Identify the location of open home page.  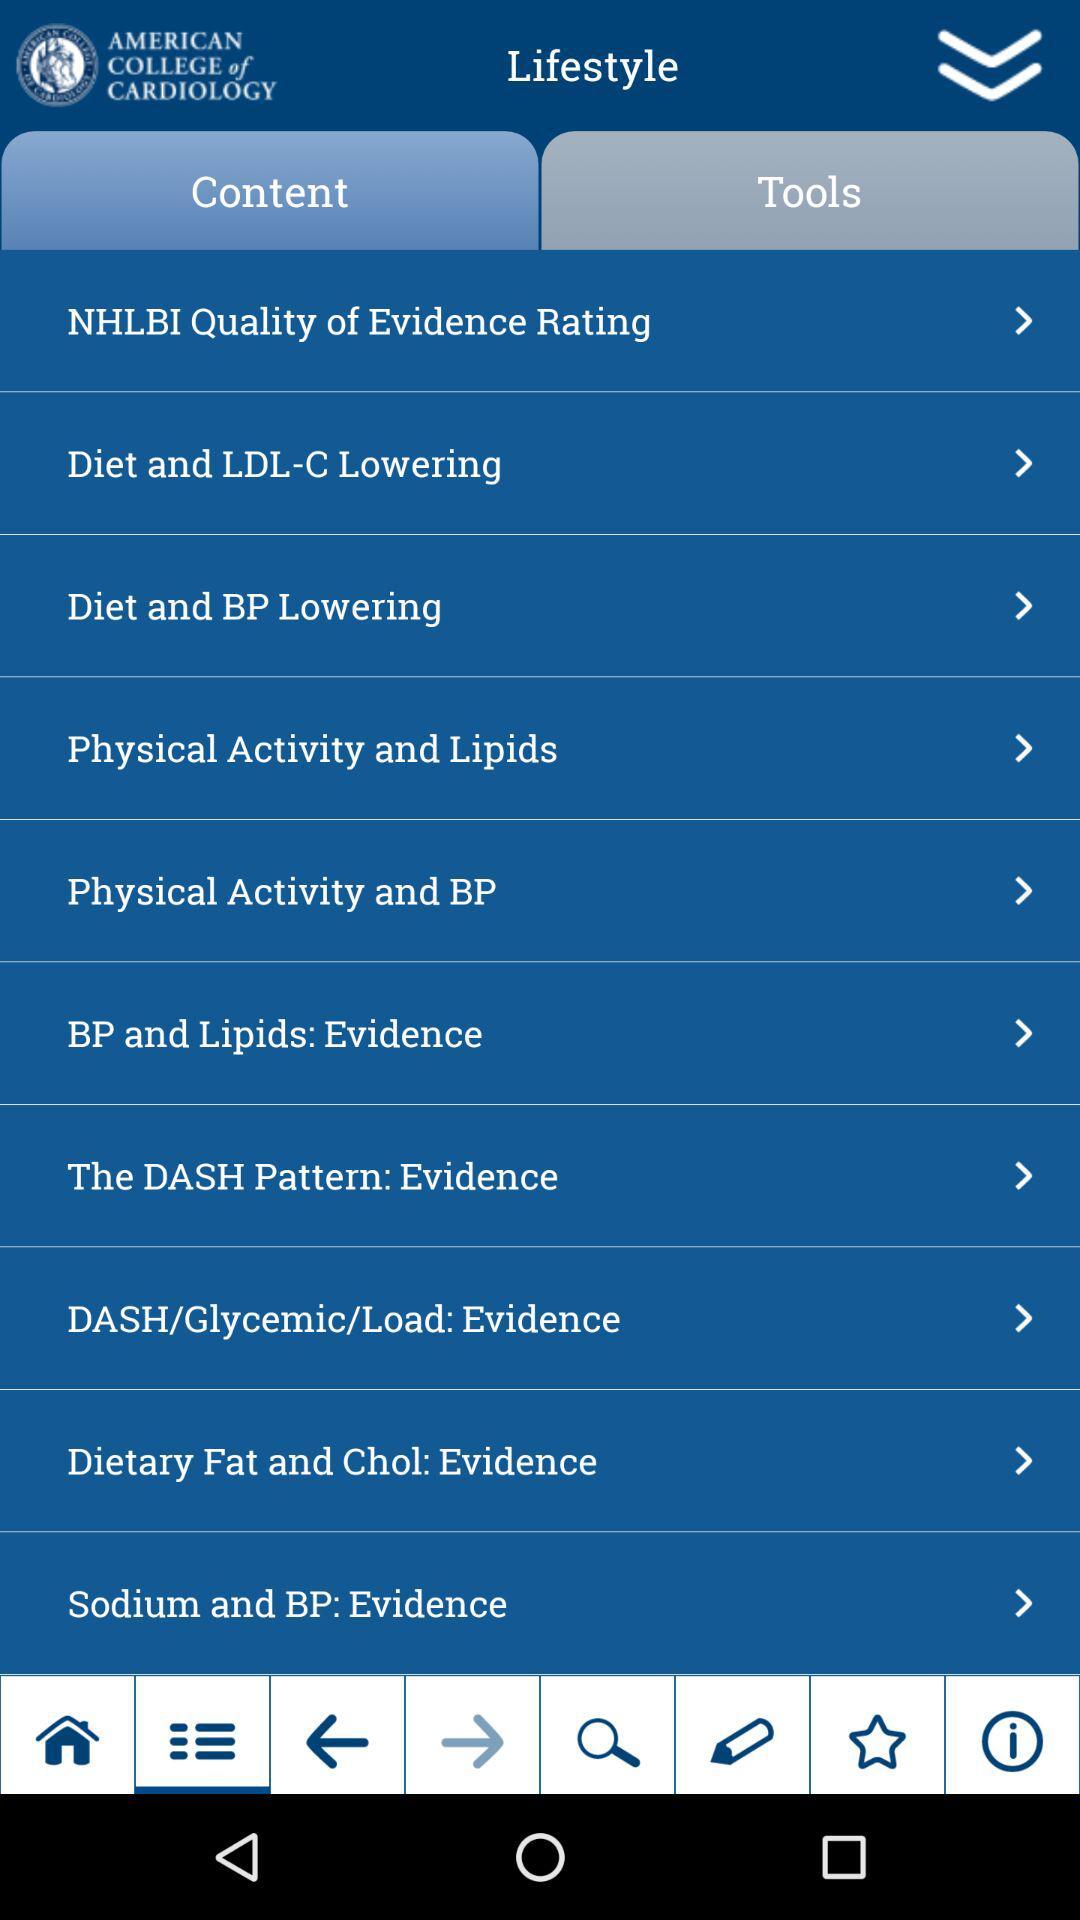
(144, 65).